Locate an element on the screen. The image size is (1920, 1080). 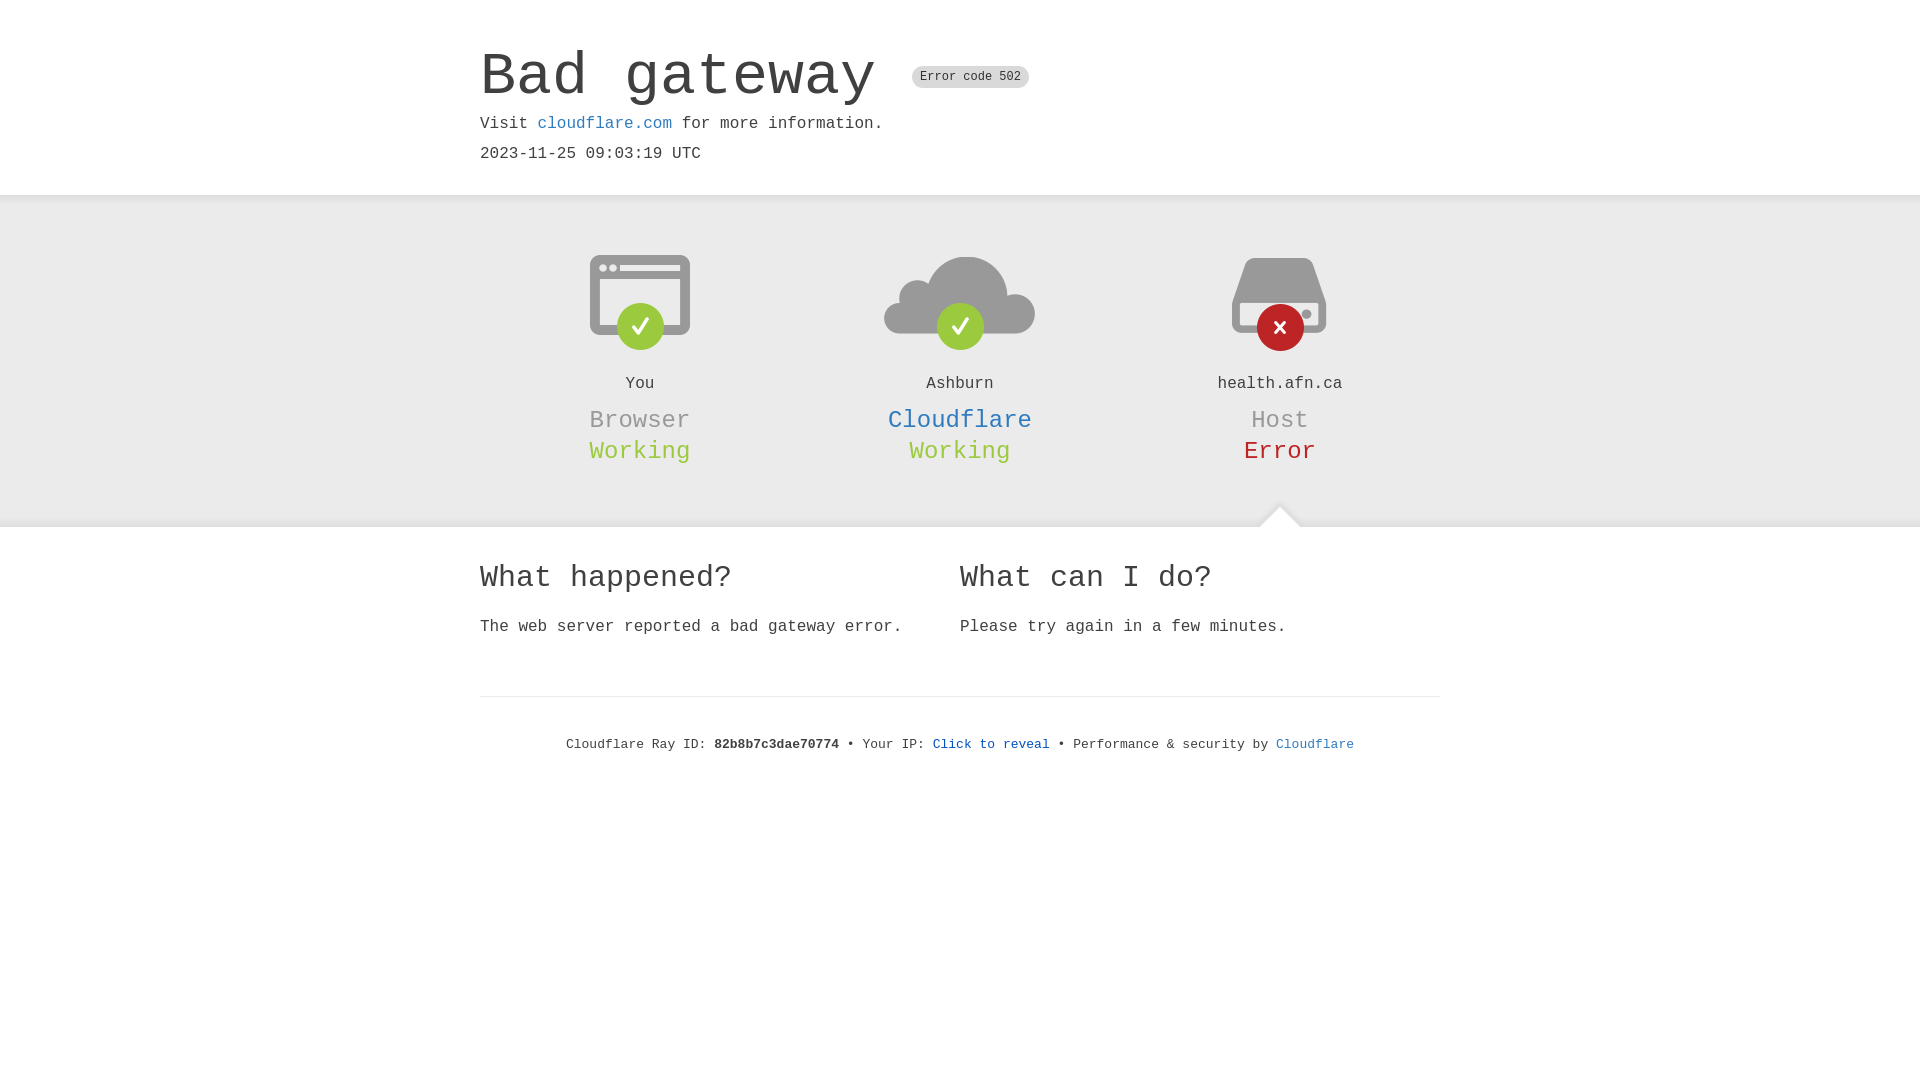
'Cloudflare' is located at coordinates (960, 419).